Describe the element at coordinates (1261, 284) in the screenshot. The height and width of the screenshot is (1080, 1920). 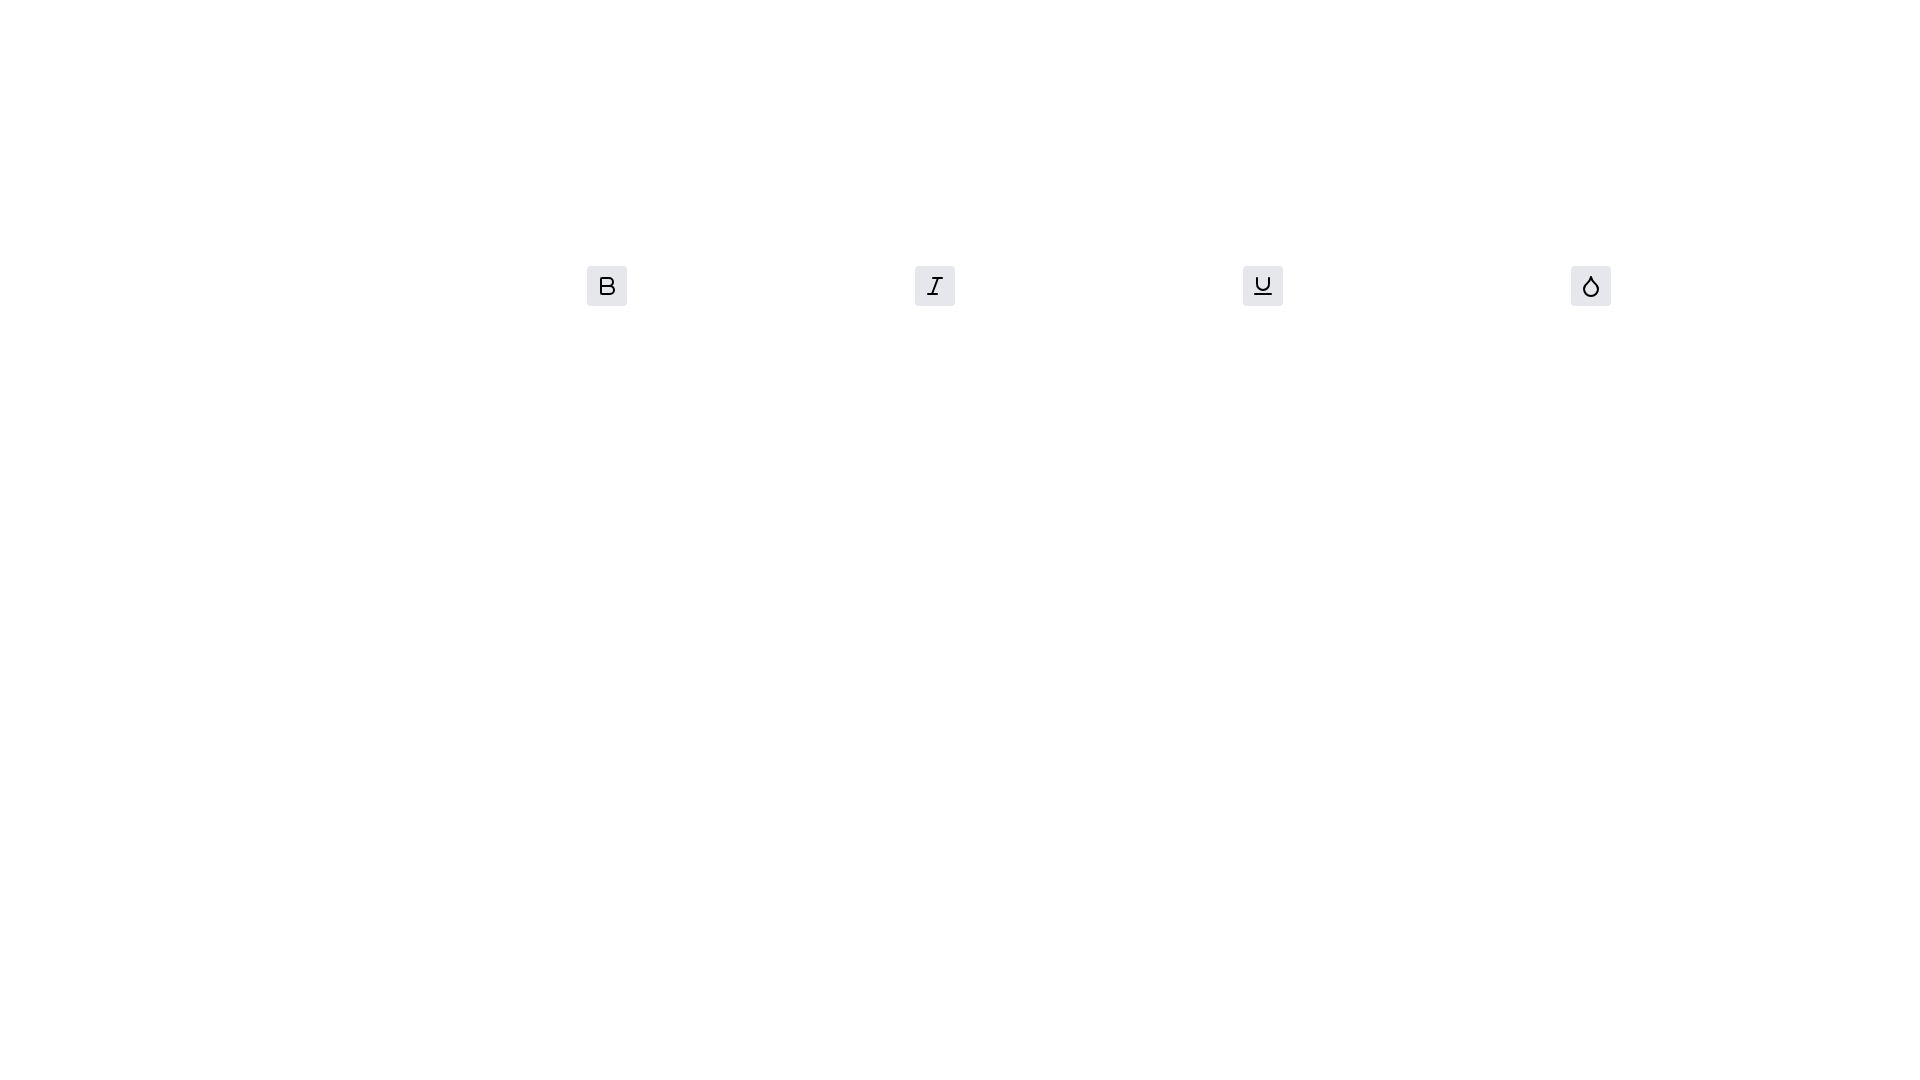
I see `the button containing the small curved stroke icon with a light gray background and black graphical symbol, located near the top section of the interface` at that location.